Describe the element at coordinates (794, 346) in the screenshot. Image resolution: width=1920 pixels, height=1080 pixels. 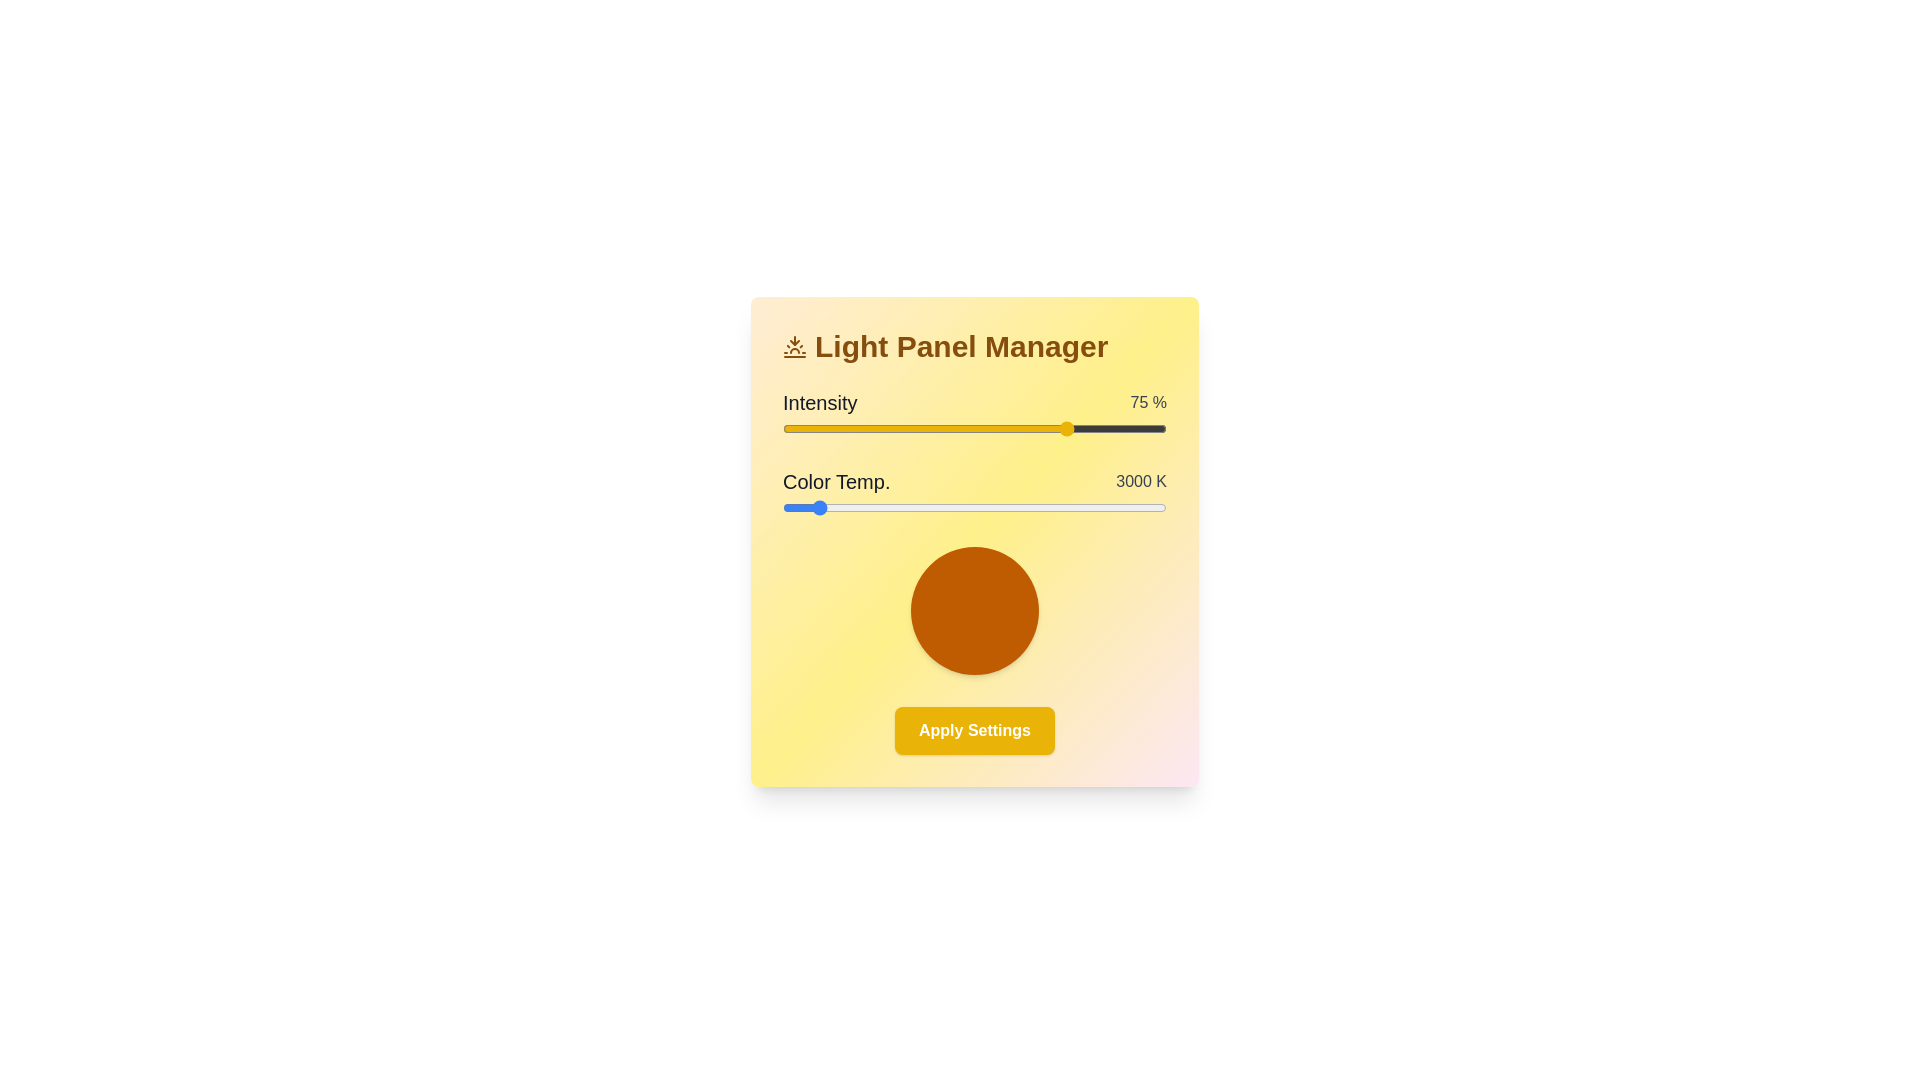
I see `the icon next to the title` at that location.